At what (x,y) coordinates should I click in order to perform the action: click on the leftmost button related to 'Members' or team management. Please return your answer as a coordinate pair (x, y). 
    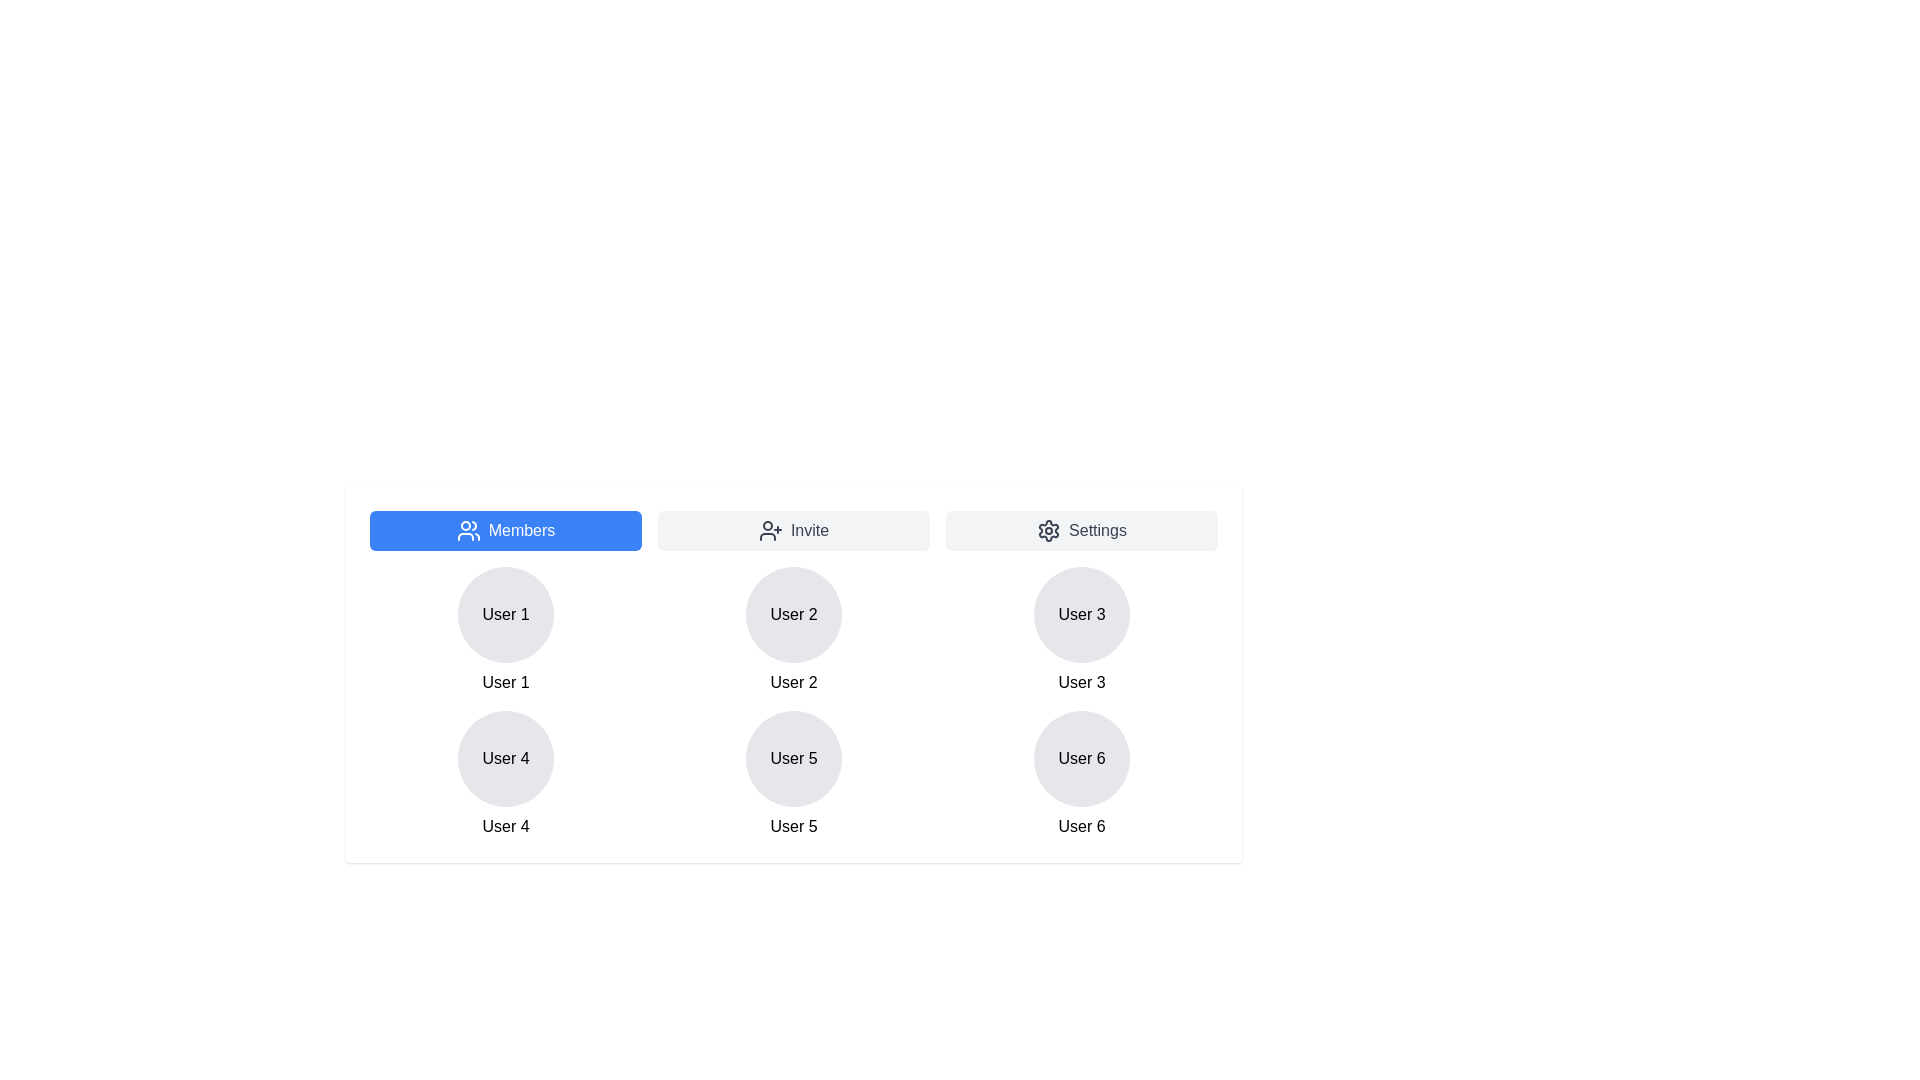
    Looking at the image, I should click on (505, 530).